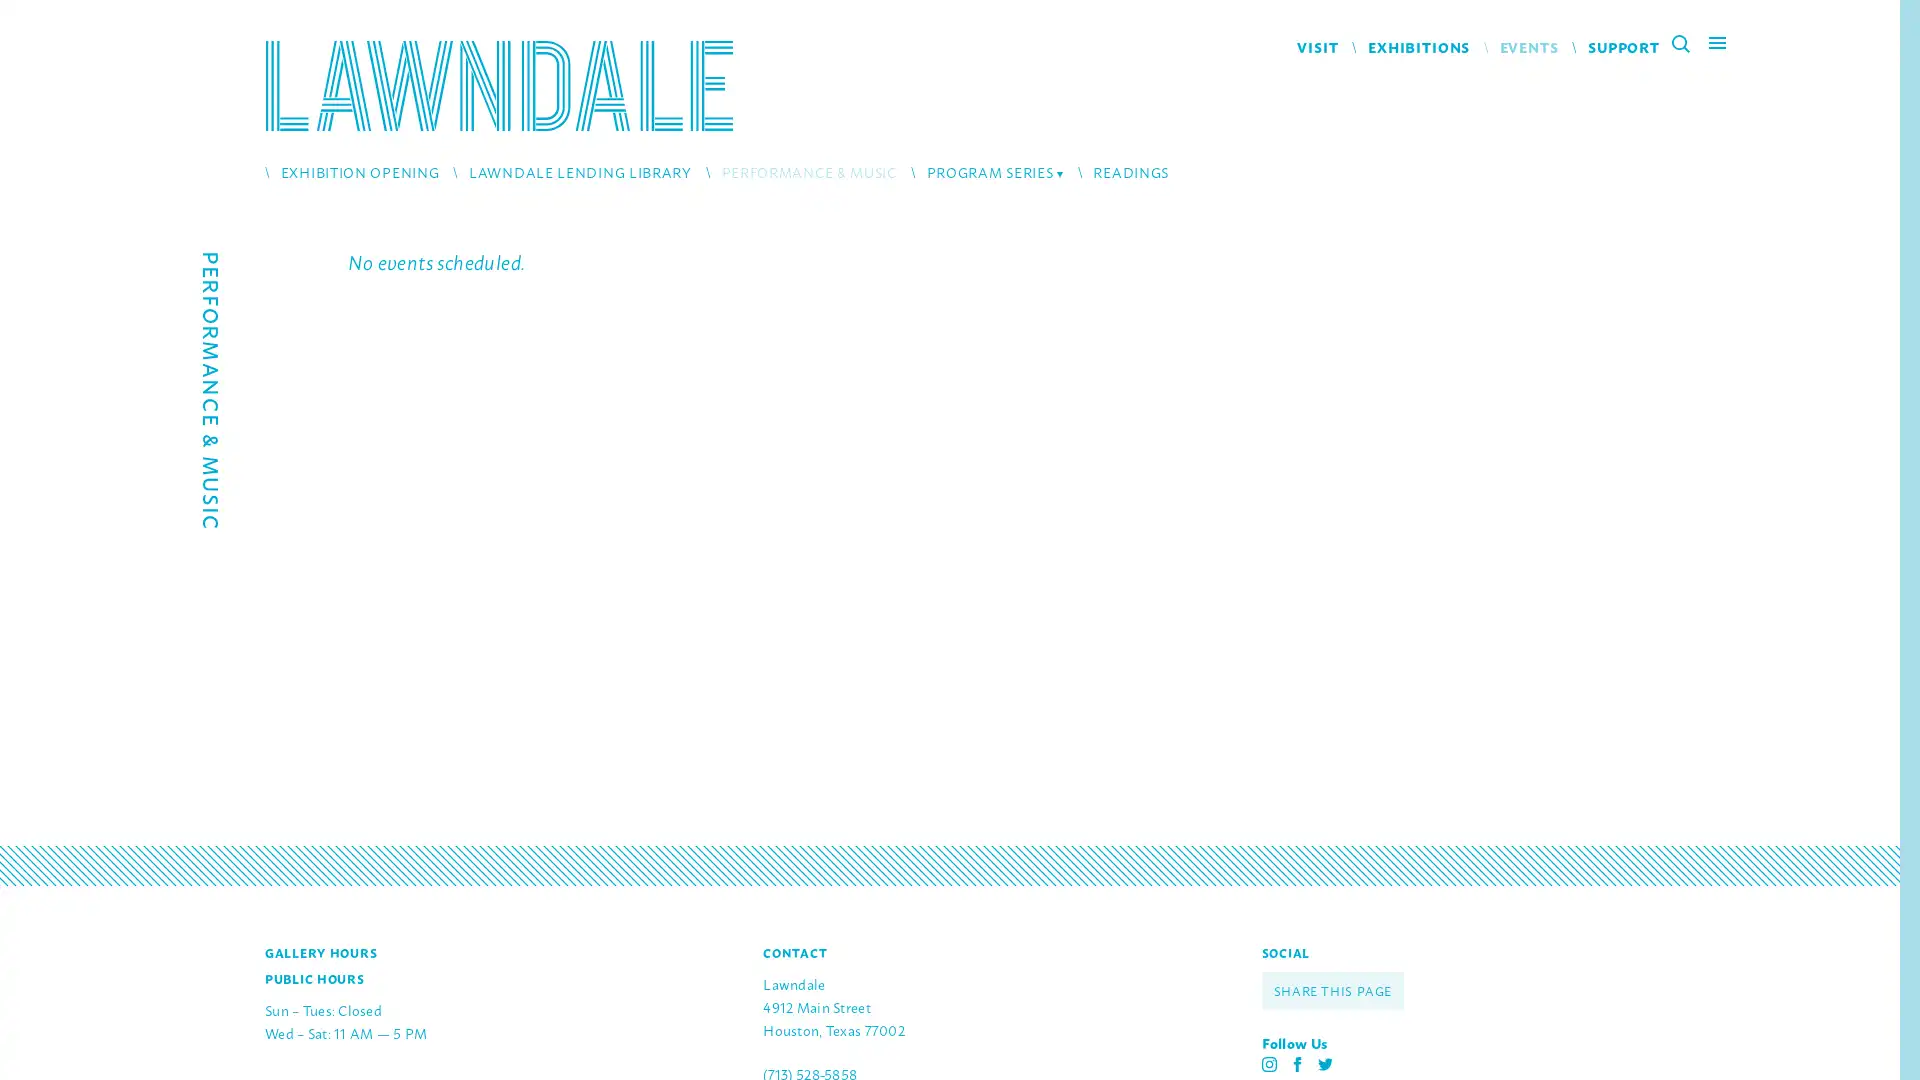  I want to click on Search, so click(1687, 46).